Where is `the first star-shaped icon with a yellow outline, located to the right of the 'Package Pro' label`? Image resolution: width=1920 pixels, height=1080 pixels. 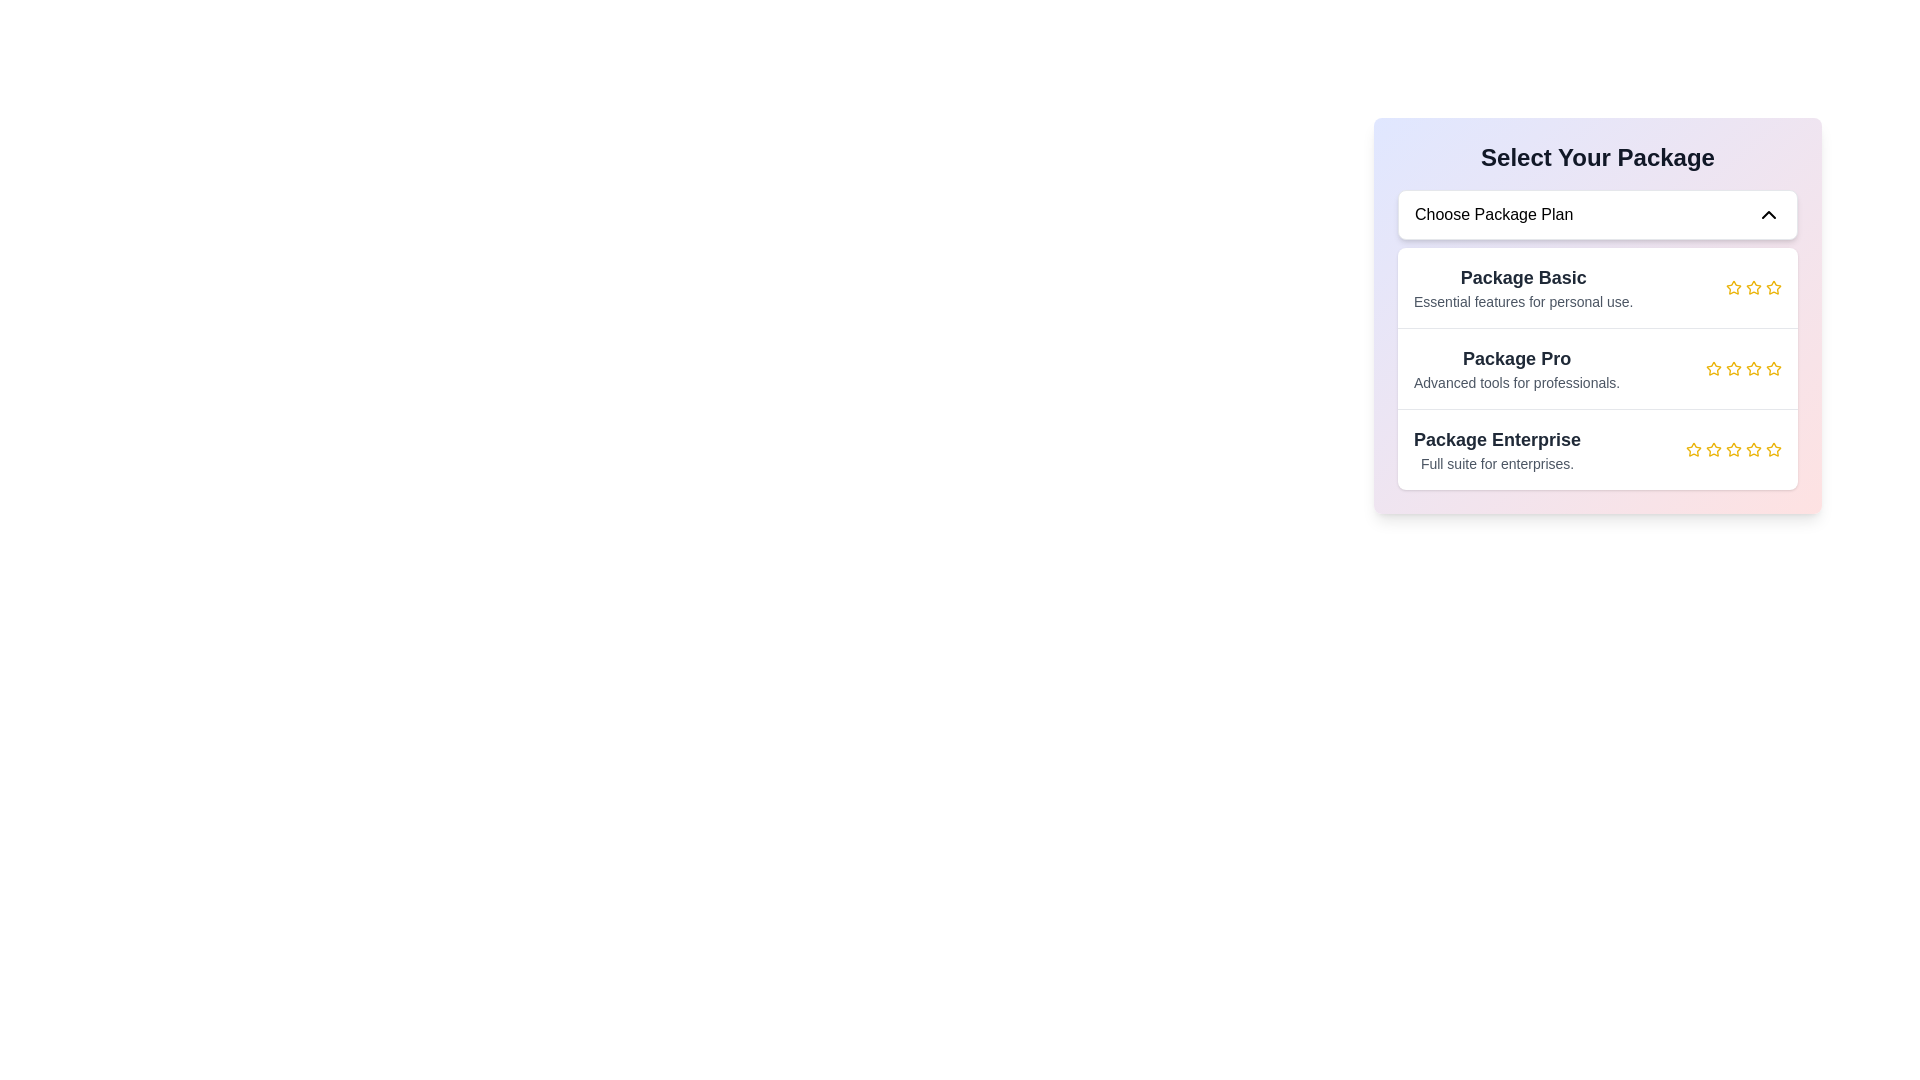 the first star-shaped icon with a yellow outline, located to the right of the 'Package Pro' label is located at coordinates (1712, 368).